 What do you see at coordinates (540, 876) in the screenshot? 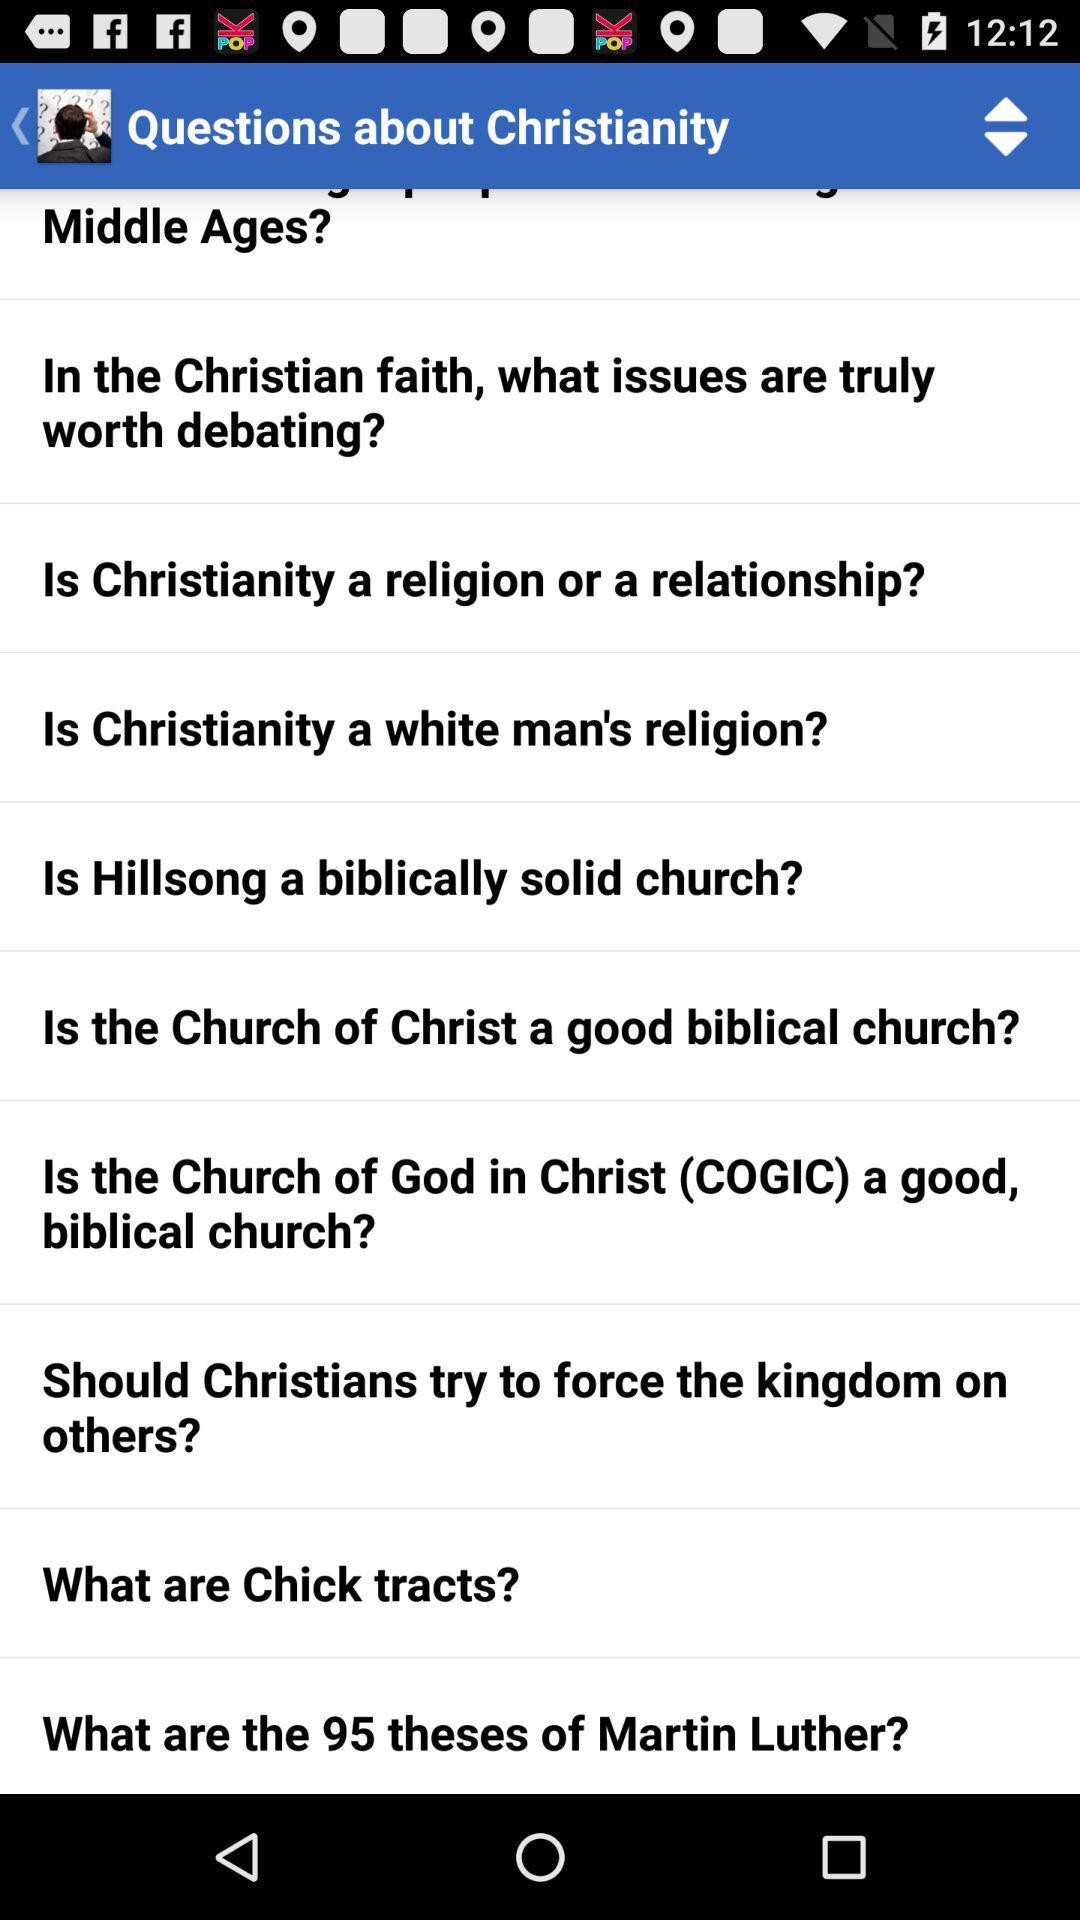
I see `the is hillsong a icon` at bounding box center [540, 876].